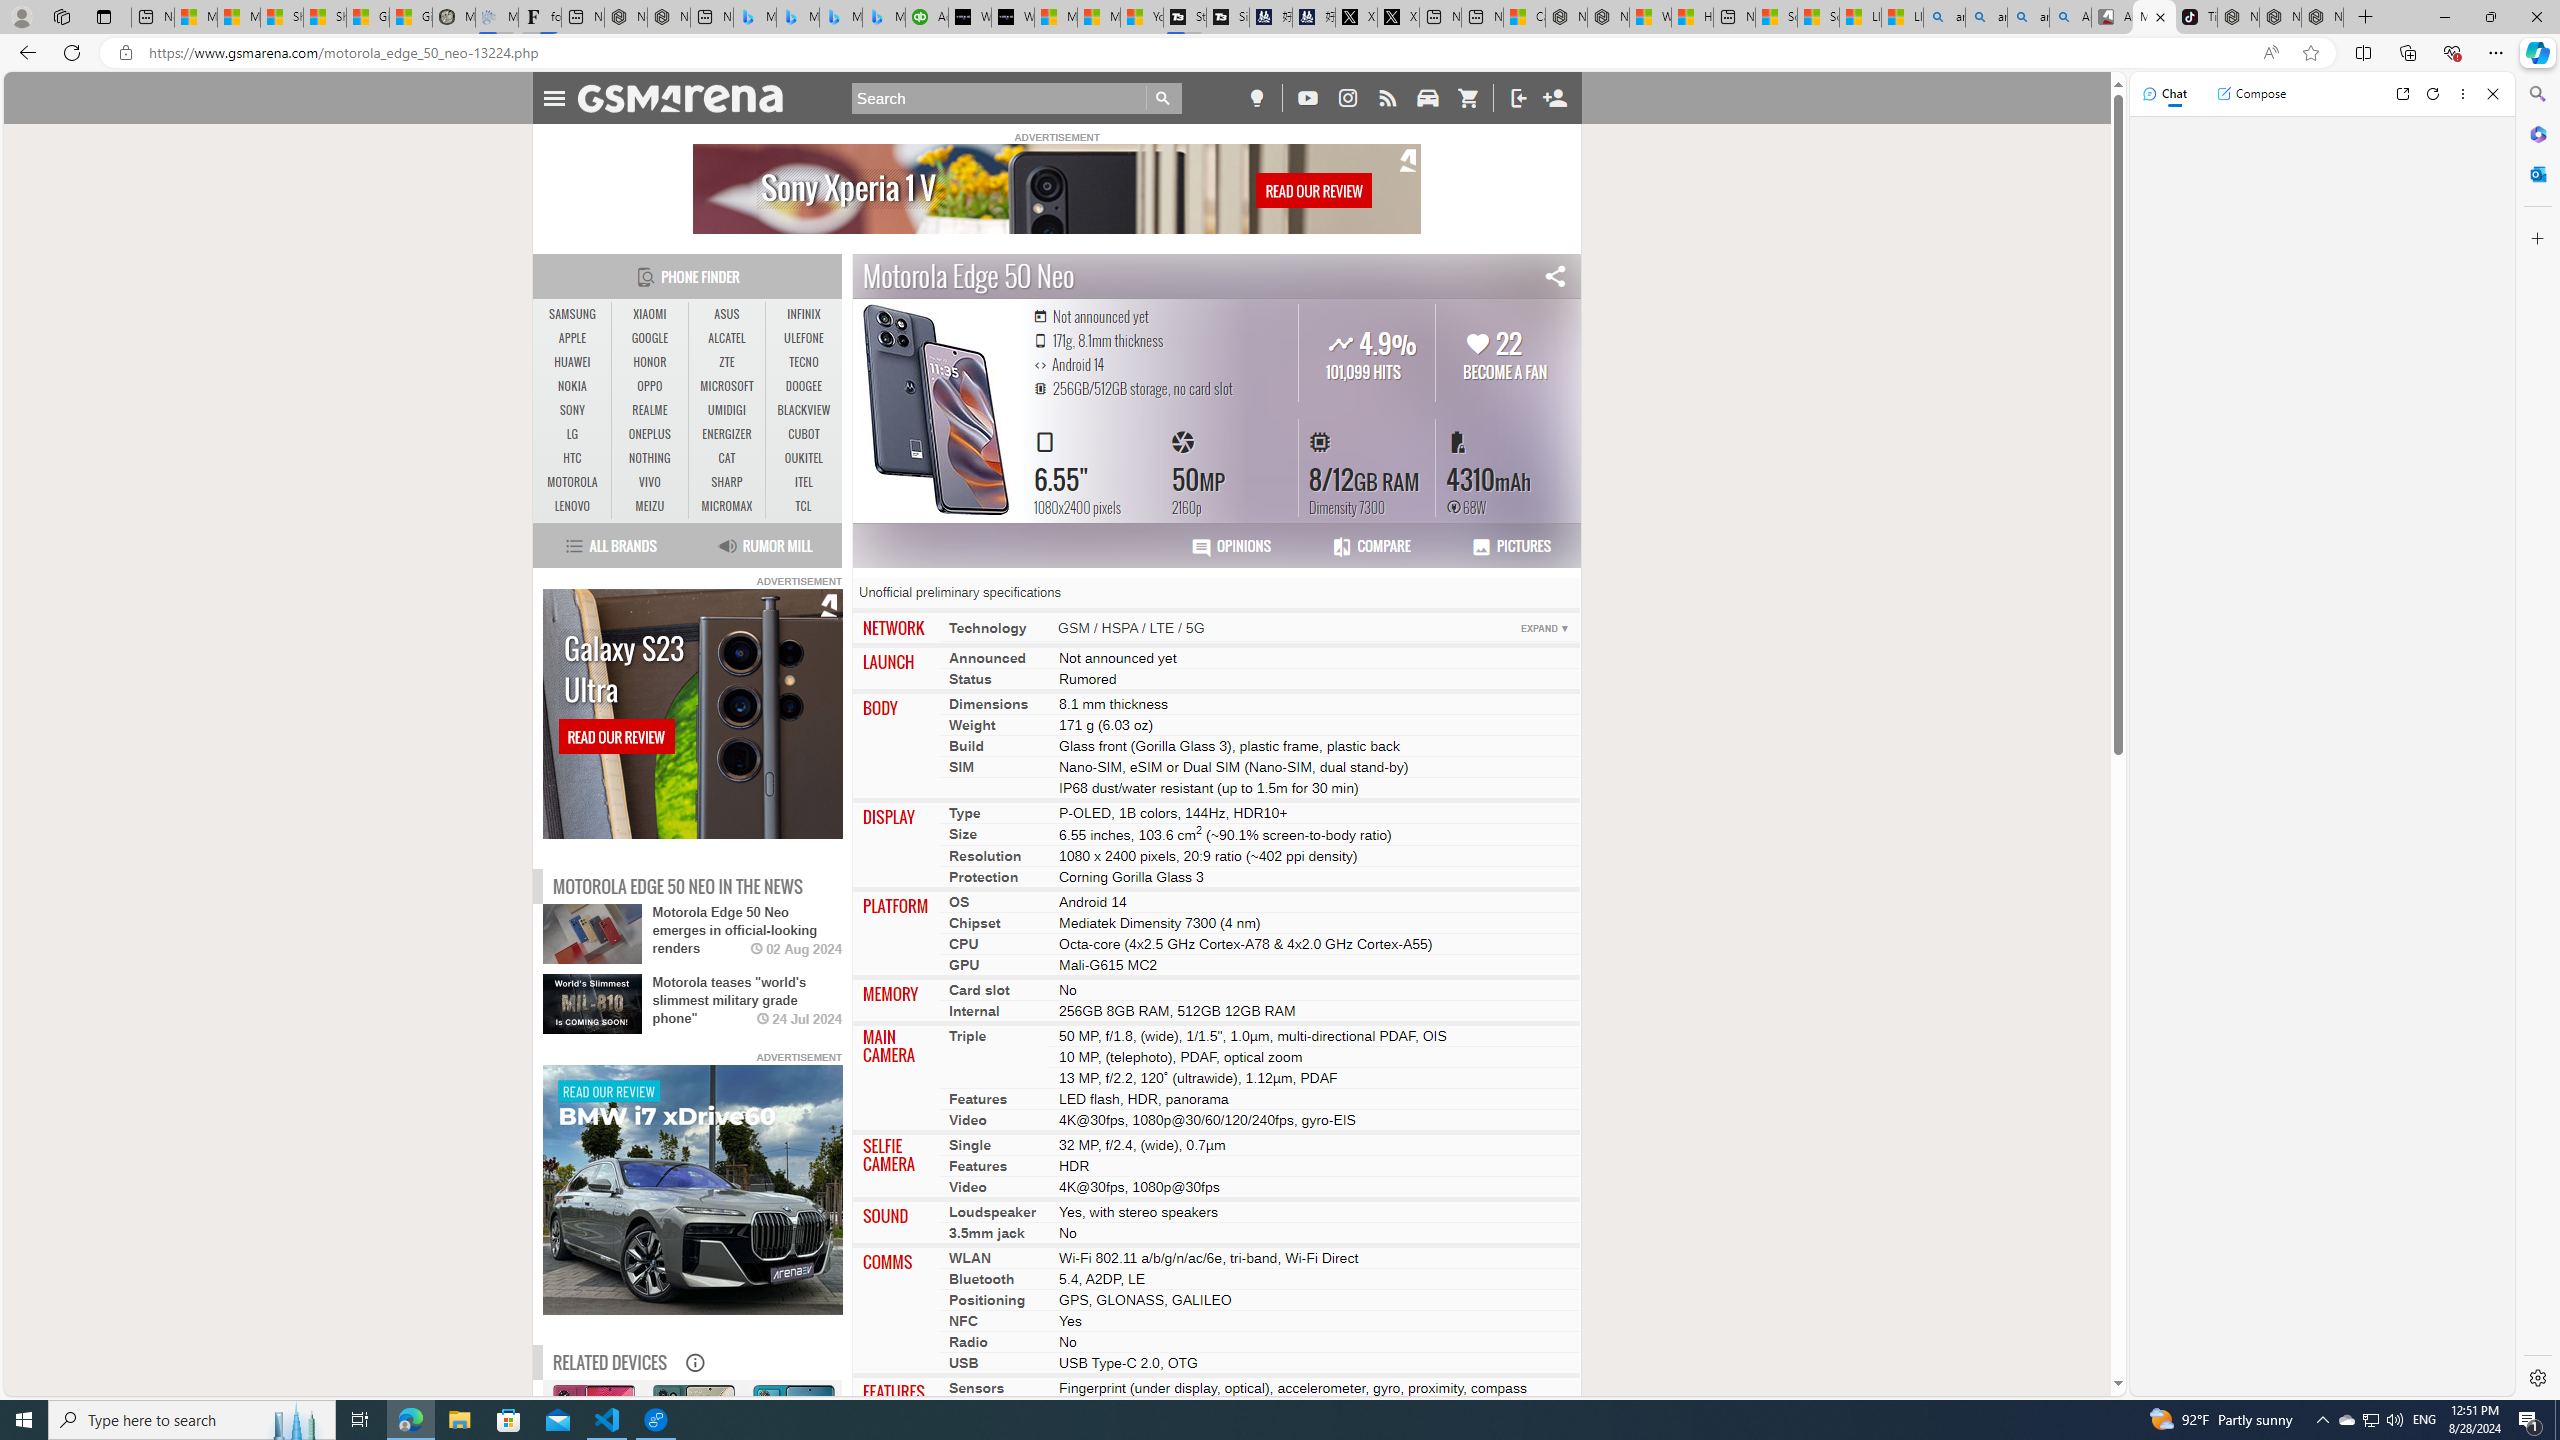 Image resolution: width=2560 pixels, height=1440 pixels. What do you see at coordinates (987, 627) in the screenshot?
I see `'Technology'` at bounding box center [987, 627].